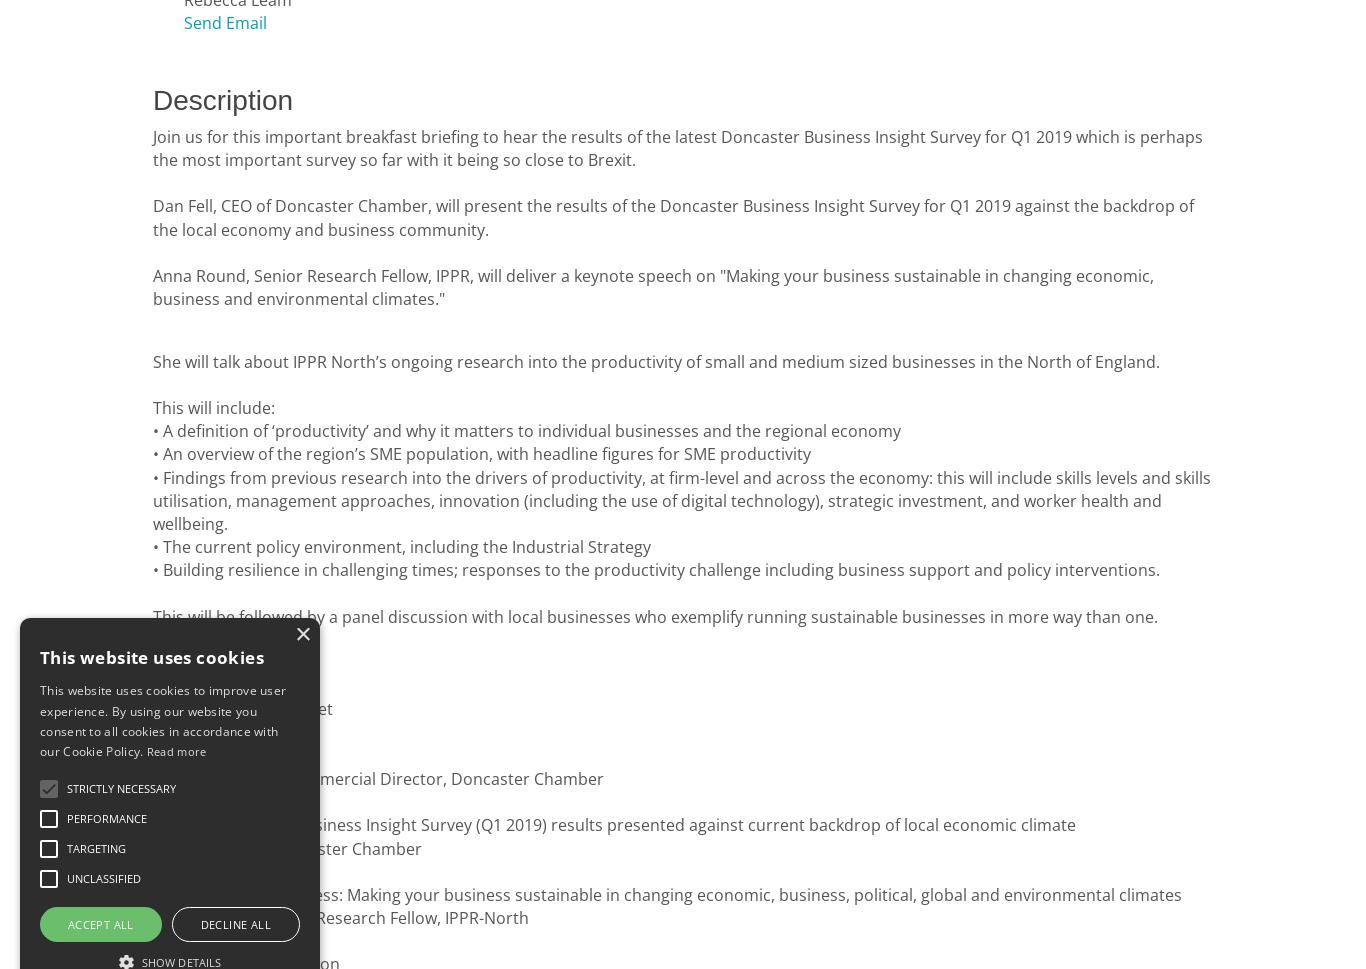  What do you see at coordinates (151, 146) in the screenshot?
I see `'Join us for this important breakfast briefing to hear the results of the latest Doncaster Business Insight Survey for Q1 2019 which is perhaps the most important survey so far with it being so close to Brexit.'` at bounding box center [151, 146].